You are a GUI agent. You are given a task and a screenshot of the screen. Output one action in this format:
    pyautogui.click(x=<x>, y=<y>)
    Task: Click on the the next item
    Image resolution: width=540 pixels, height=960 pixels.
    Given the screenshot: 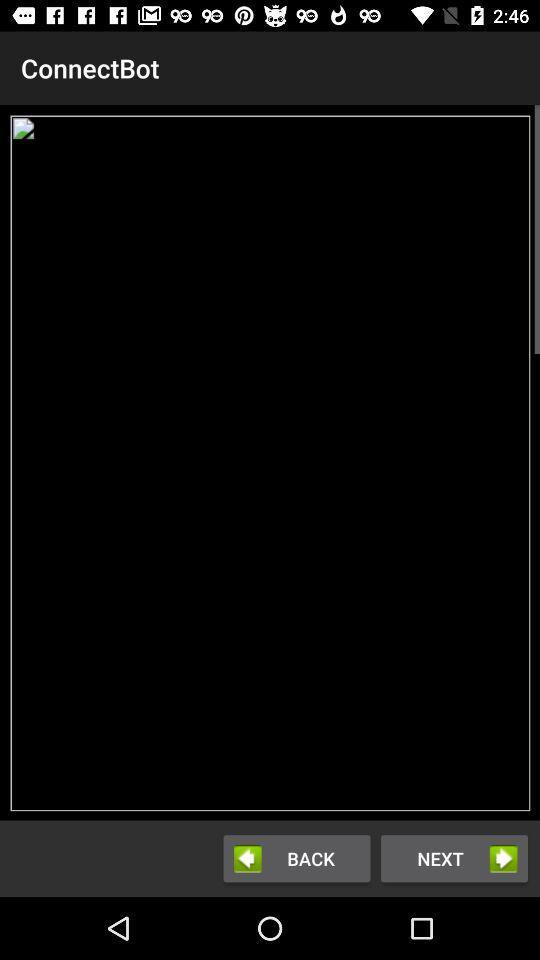 What is the action you would take?
    pyautogui.click(x=454, y=857)
    